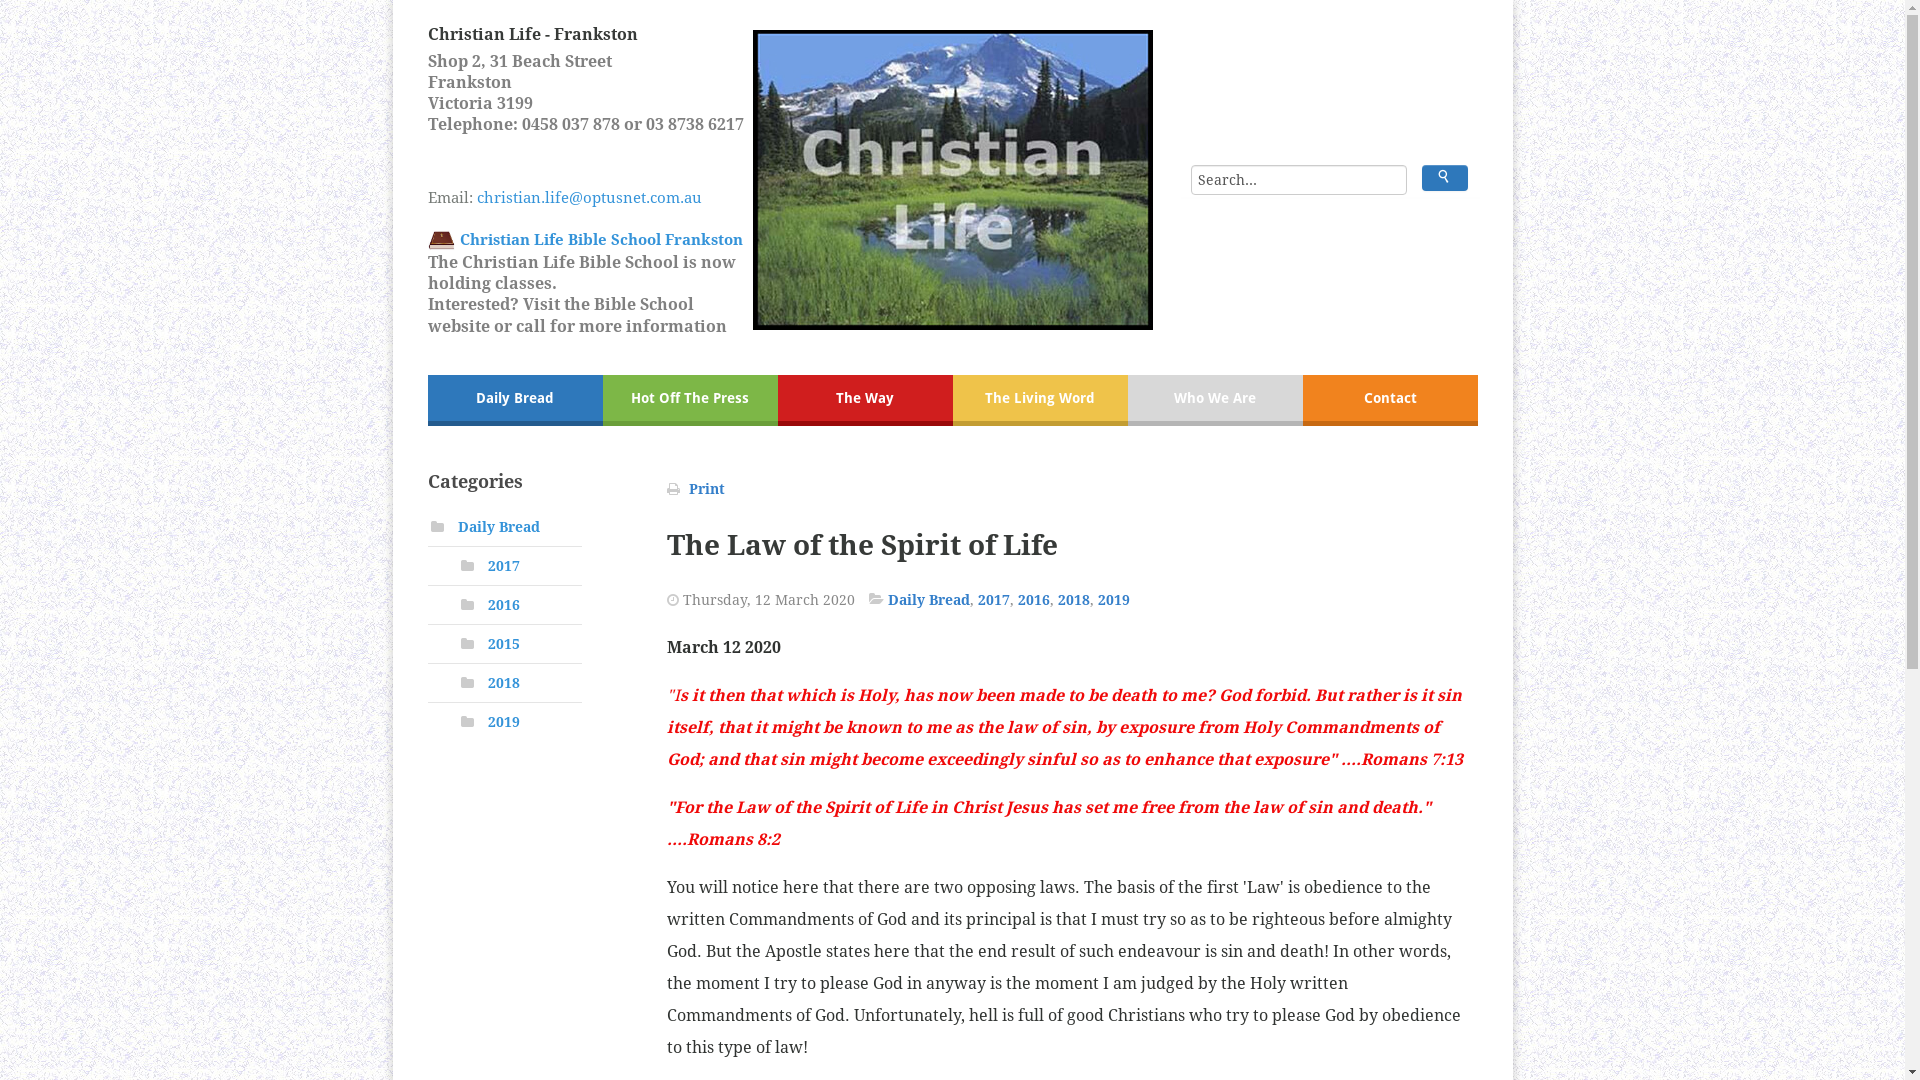 The height and width of the screenshot is (1080, 1920). Describe the element at coordinates (488, 681) in the screenshot. I see `'2018'` at that location.